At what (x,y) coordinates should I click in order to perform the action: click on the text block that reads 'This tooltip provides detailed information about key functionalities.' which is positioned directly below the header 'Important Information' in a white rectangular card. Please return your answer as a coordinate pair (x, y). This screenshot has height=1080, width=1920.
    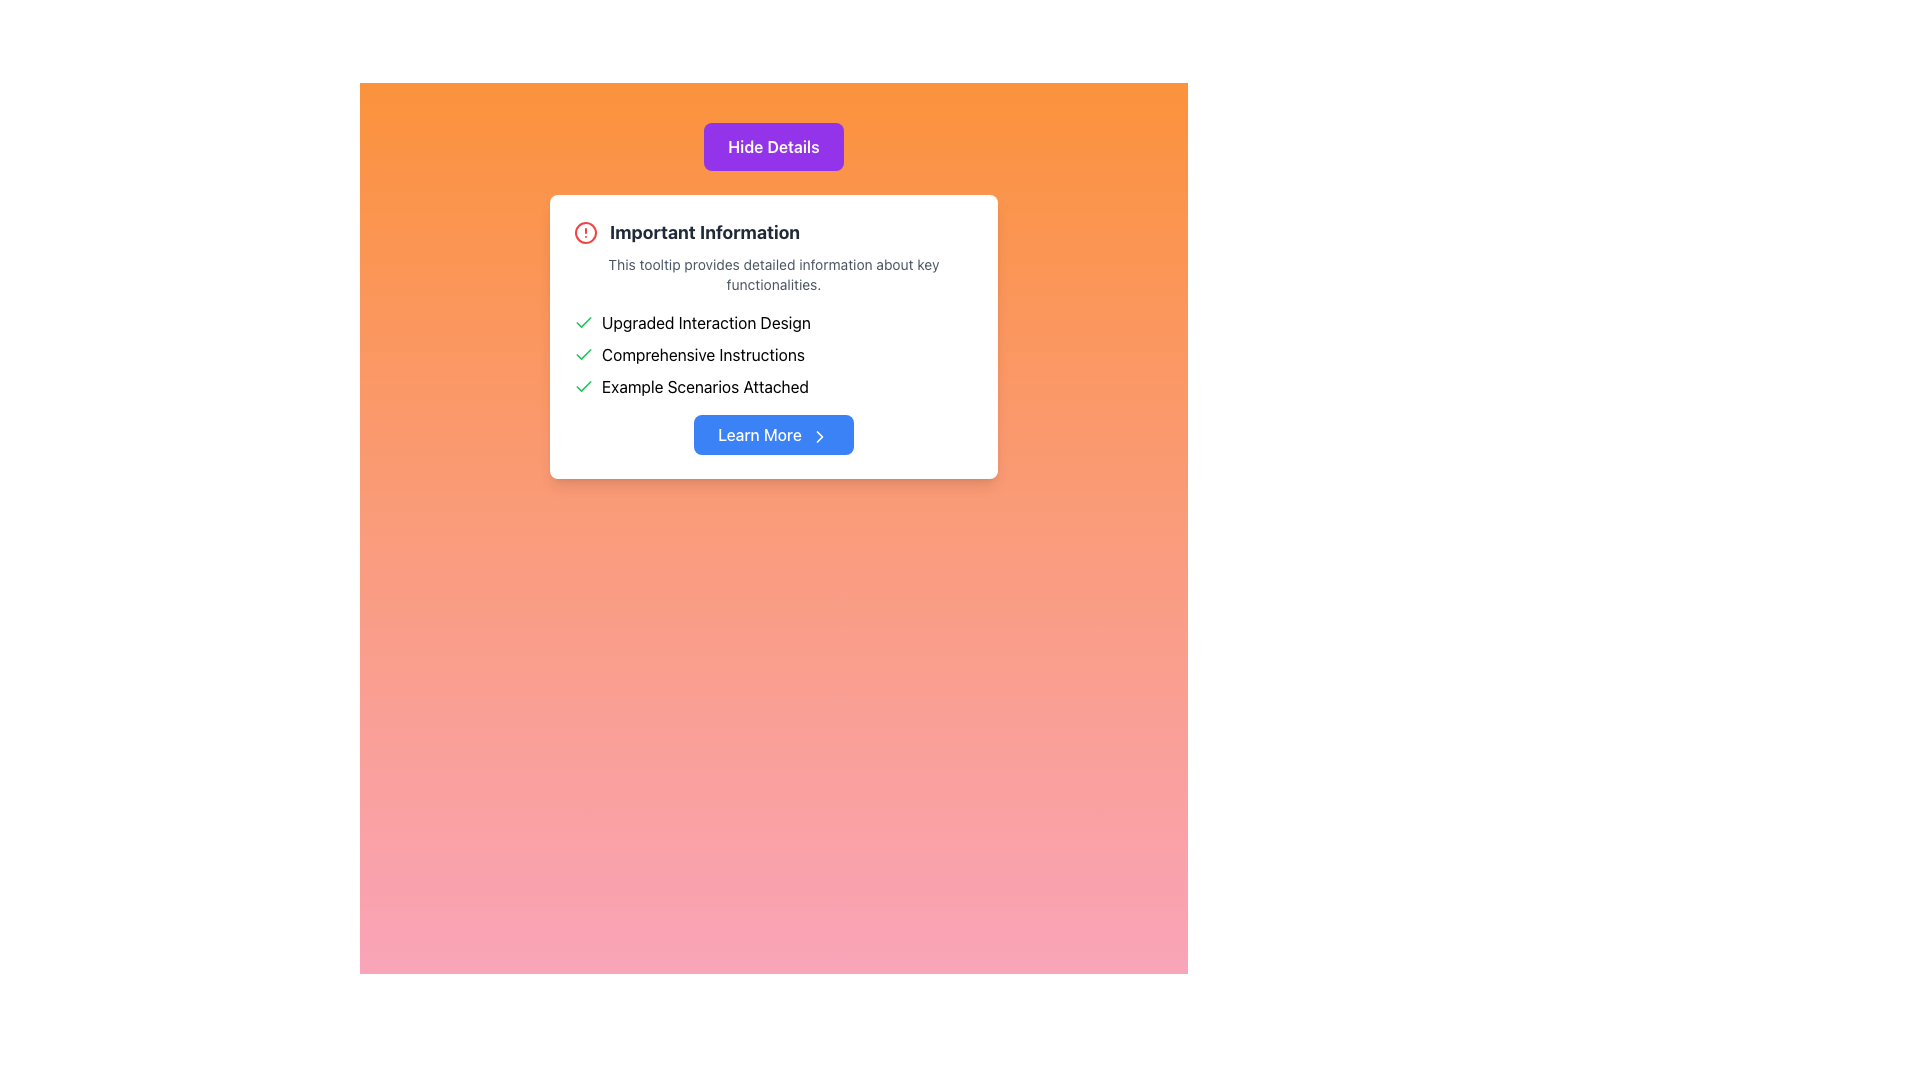
    Looking at the image, I should click on (772, 274).